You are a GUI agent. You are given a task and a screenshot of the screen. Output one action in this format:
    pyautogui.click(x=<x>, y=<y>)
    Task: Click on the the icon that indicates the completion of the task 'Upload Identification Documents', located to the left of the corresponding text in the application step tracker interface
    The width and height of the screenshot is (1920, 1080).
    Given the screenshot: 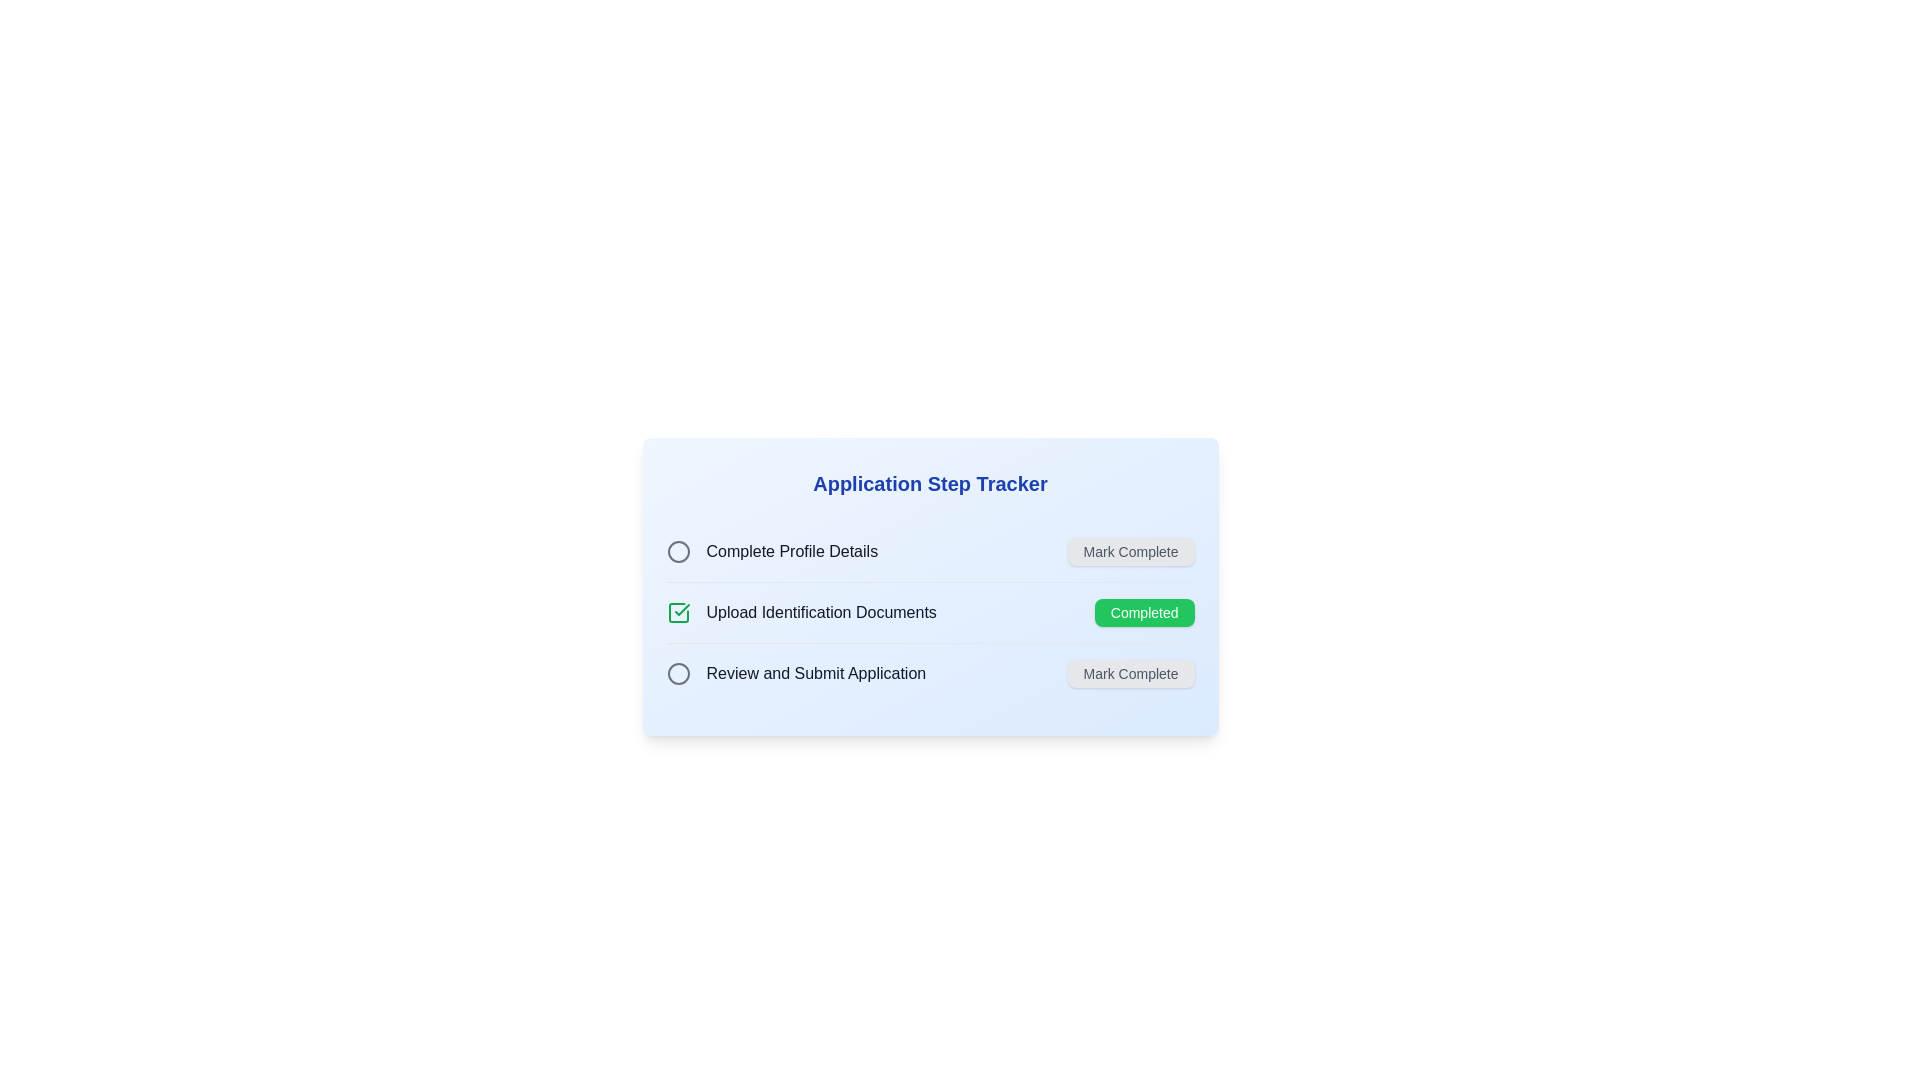 What is the action you would take?
    pyautogui.click(x=678, y=612)
    